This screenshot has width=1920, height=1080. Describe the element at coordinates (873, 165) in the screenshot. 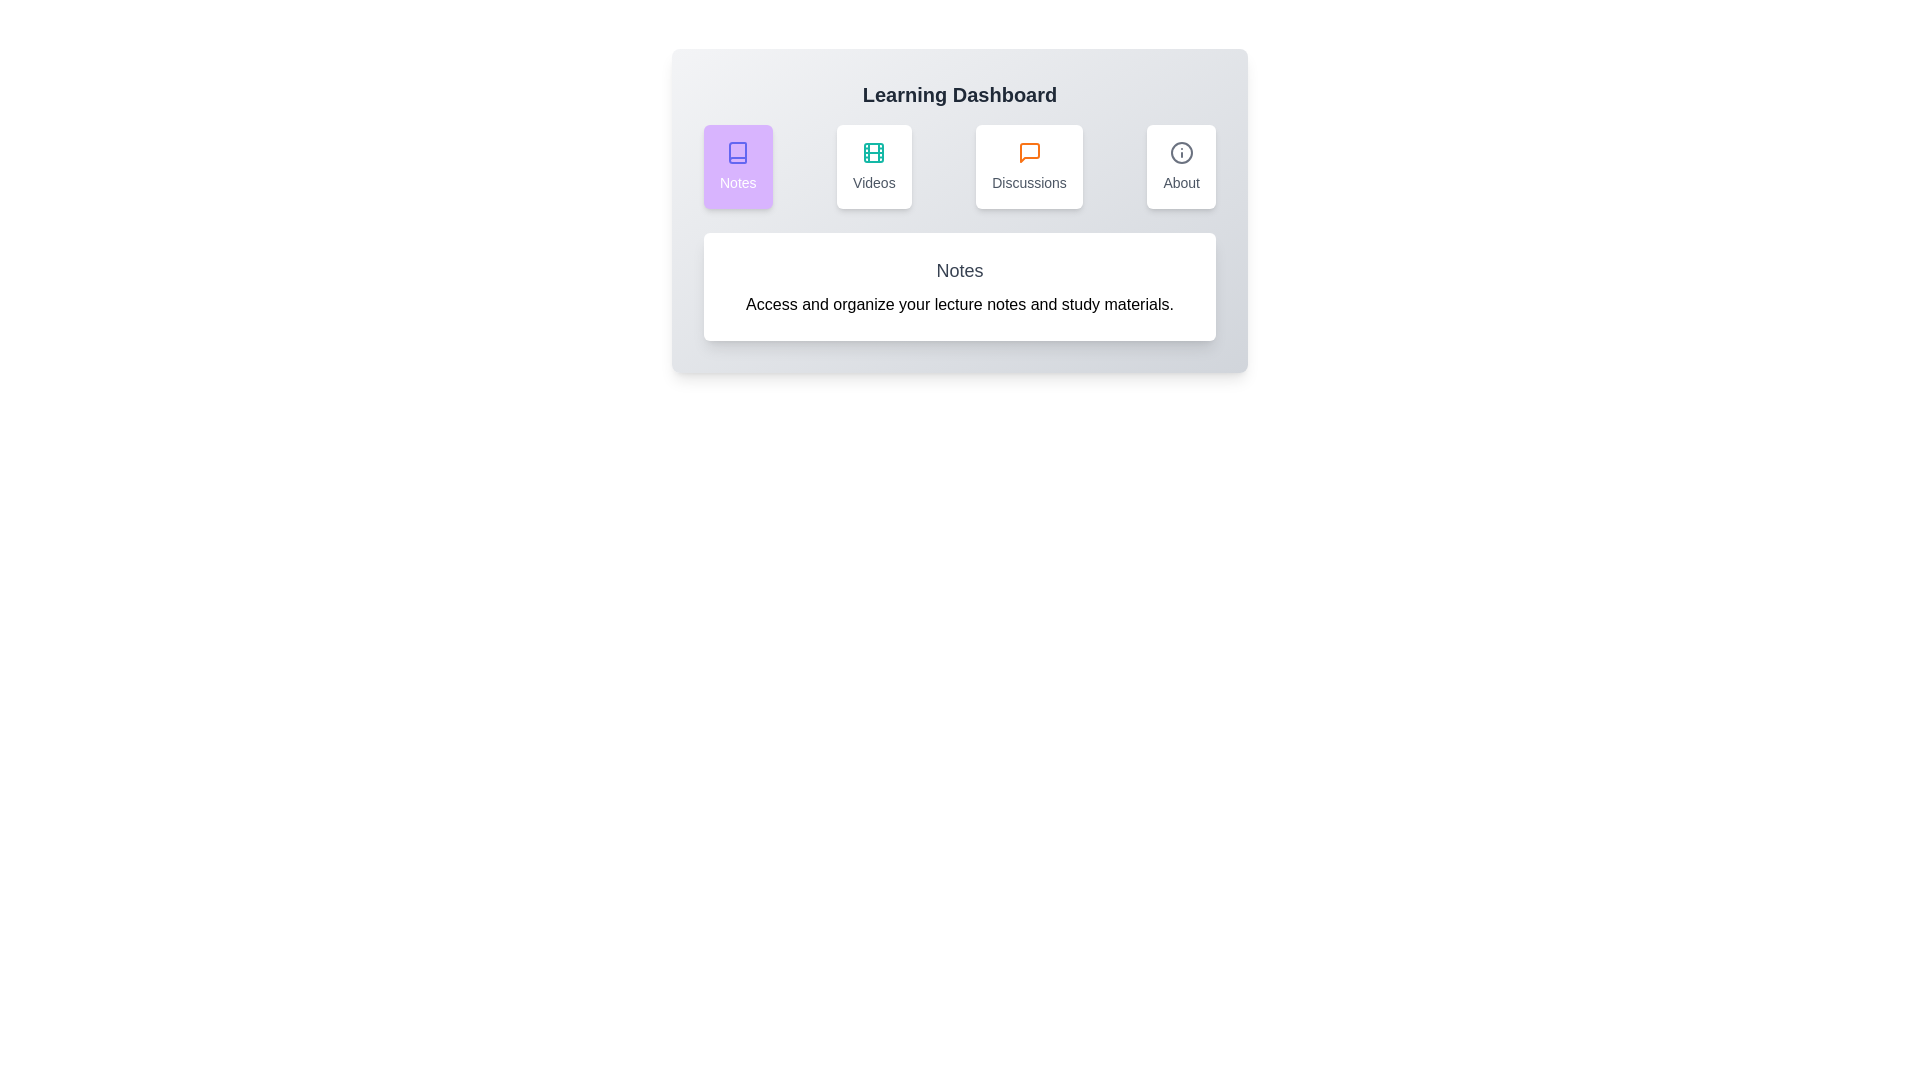

I see `the Videos tab by clicking on its corresponding button` at that location.